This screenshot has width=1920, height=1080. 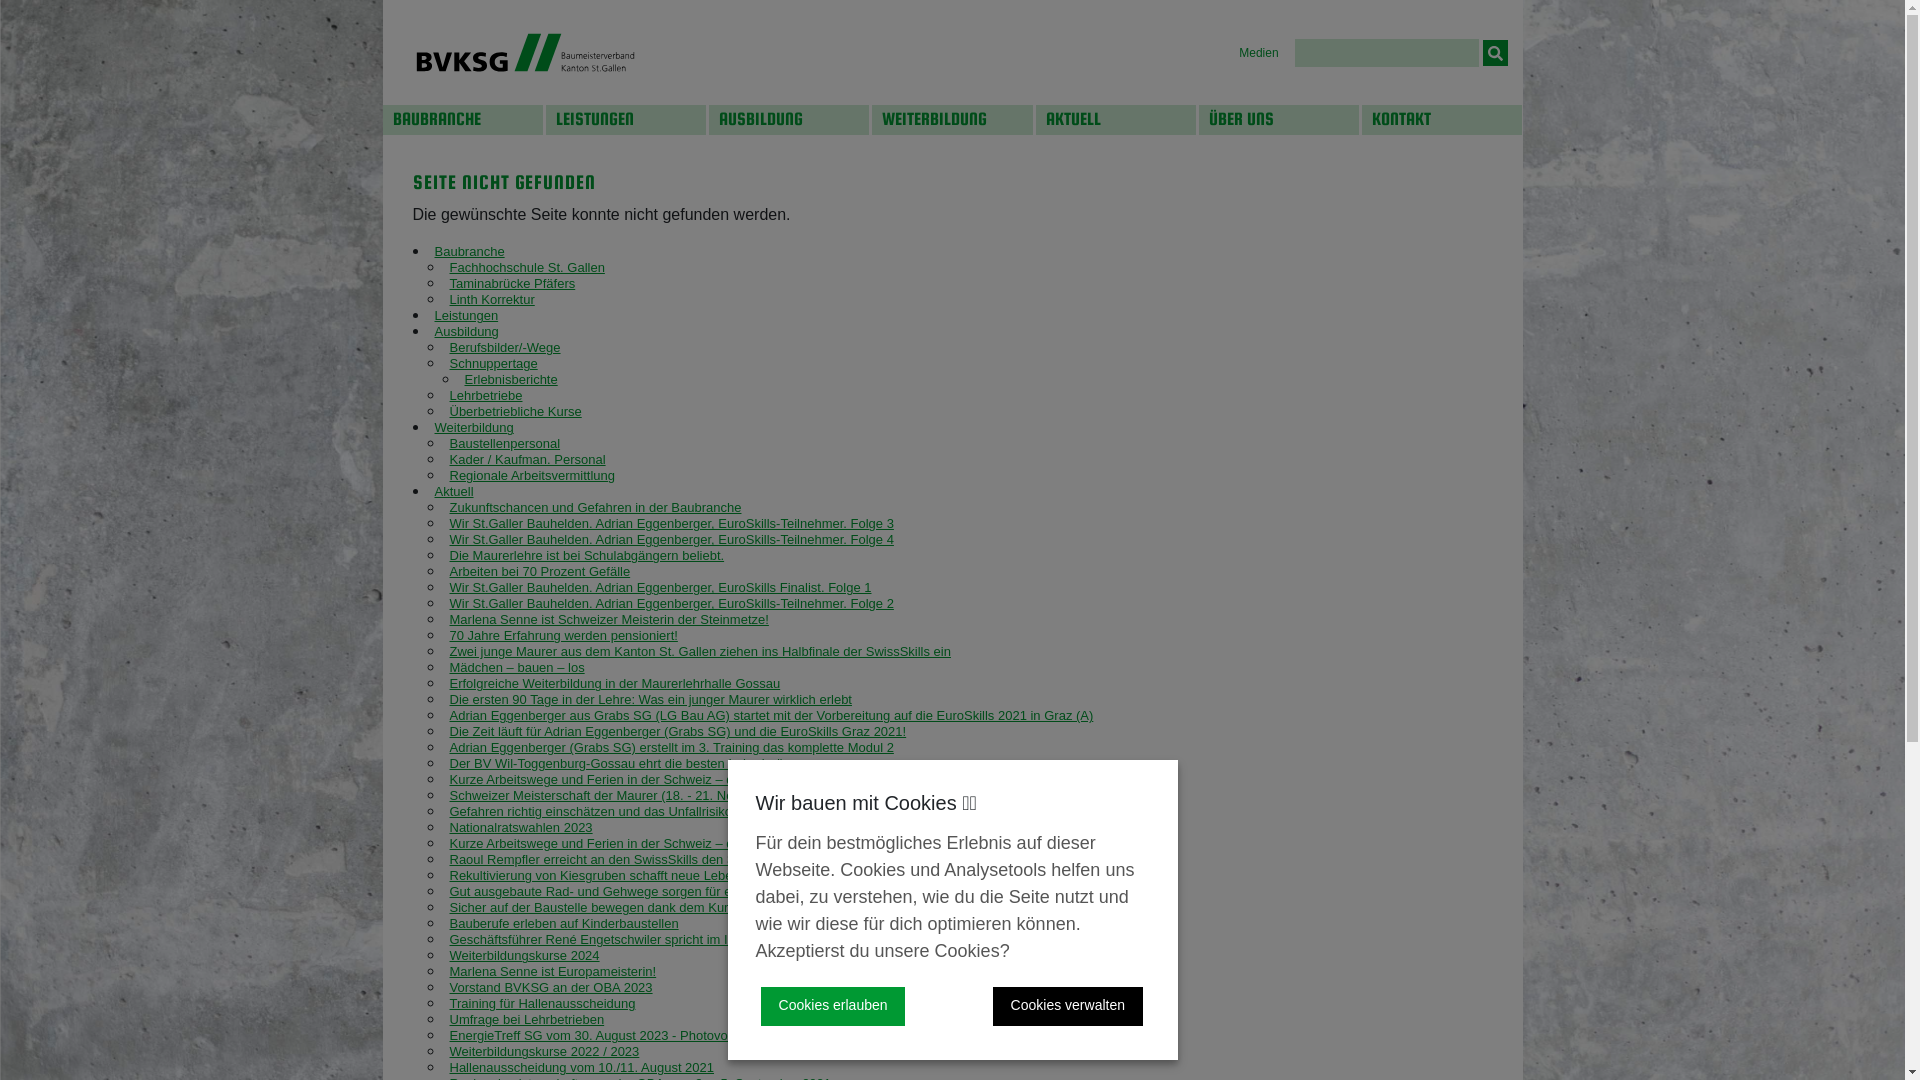 What do you see at coordinates (551, 986) in the screenshot?
I see `'Vorstand BVKSG an der OBA 2023'` at bounding box center [551, 986].